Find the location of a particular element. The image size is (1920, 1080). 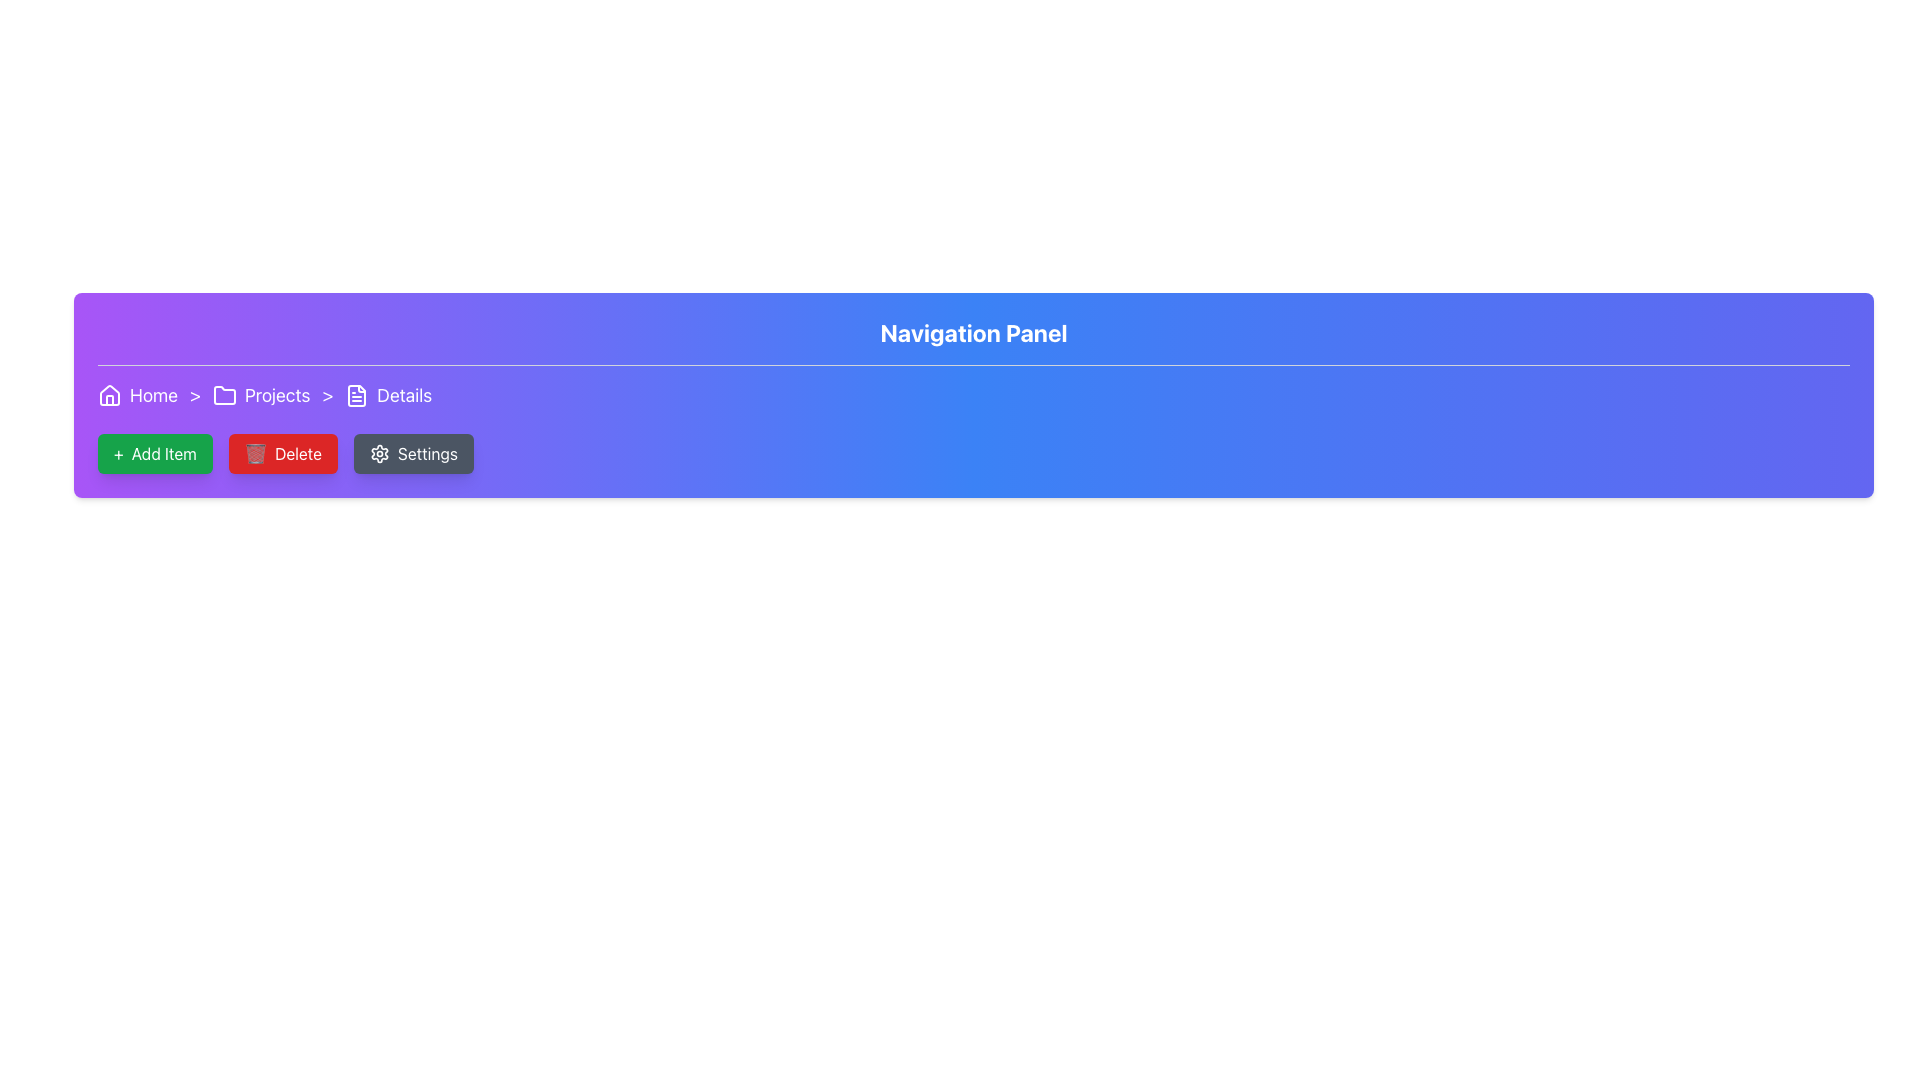

the 'Home' breadcrumb item, which is the first item in the breadcrumb navigation bar and features white text on a purple background with a stylized house icon is located at coordinates (137, 396).